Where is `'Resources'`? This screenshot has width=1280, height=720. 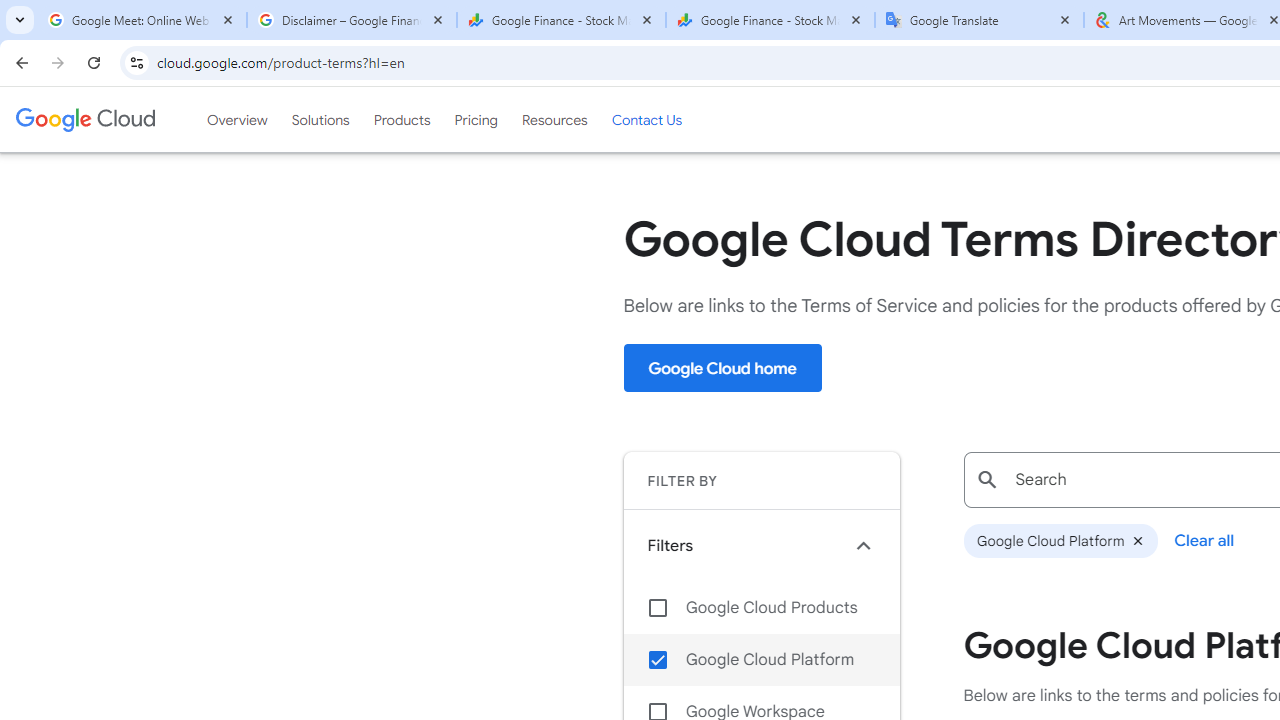
'Resources' is located at coordinates (554, 119).